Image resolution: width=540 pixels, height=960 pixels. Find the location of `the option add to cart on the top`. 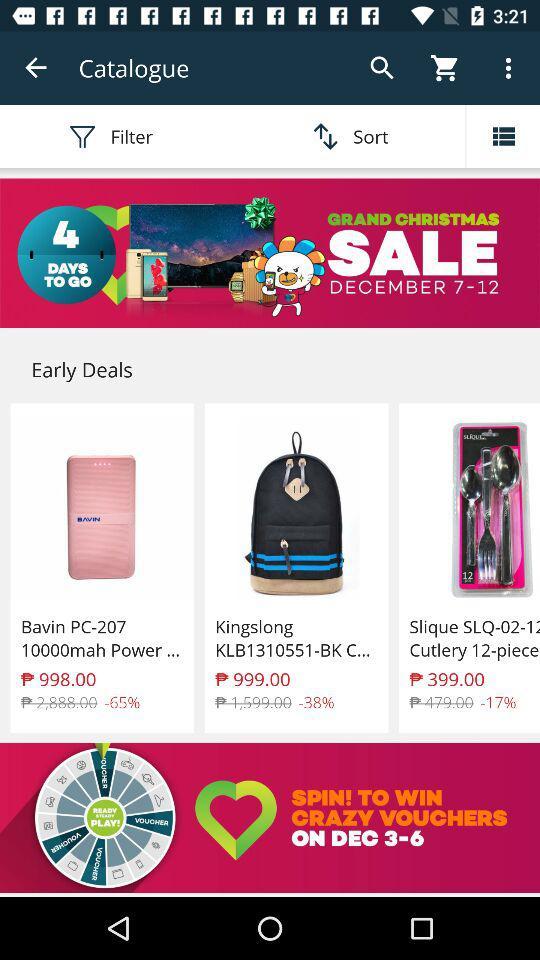

the option add to cart on the top is located at coordinates (445, 68).